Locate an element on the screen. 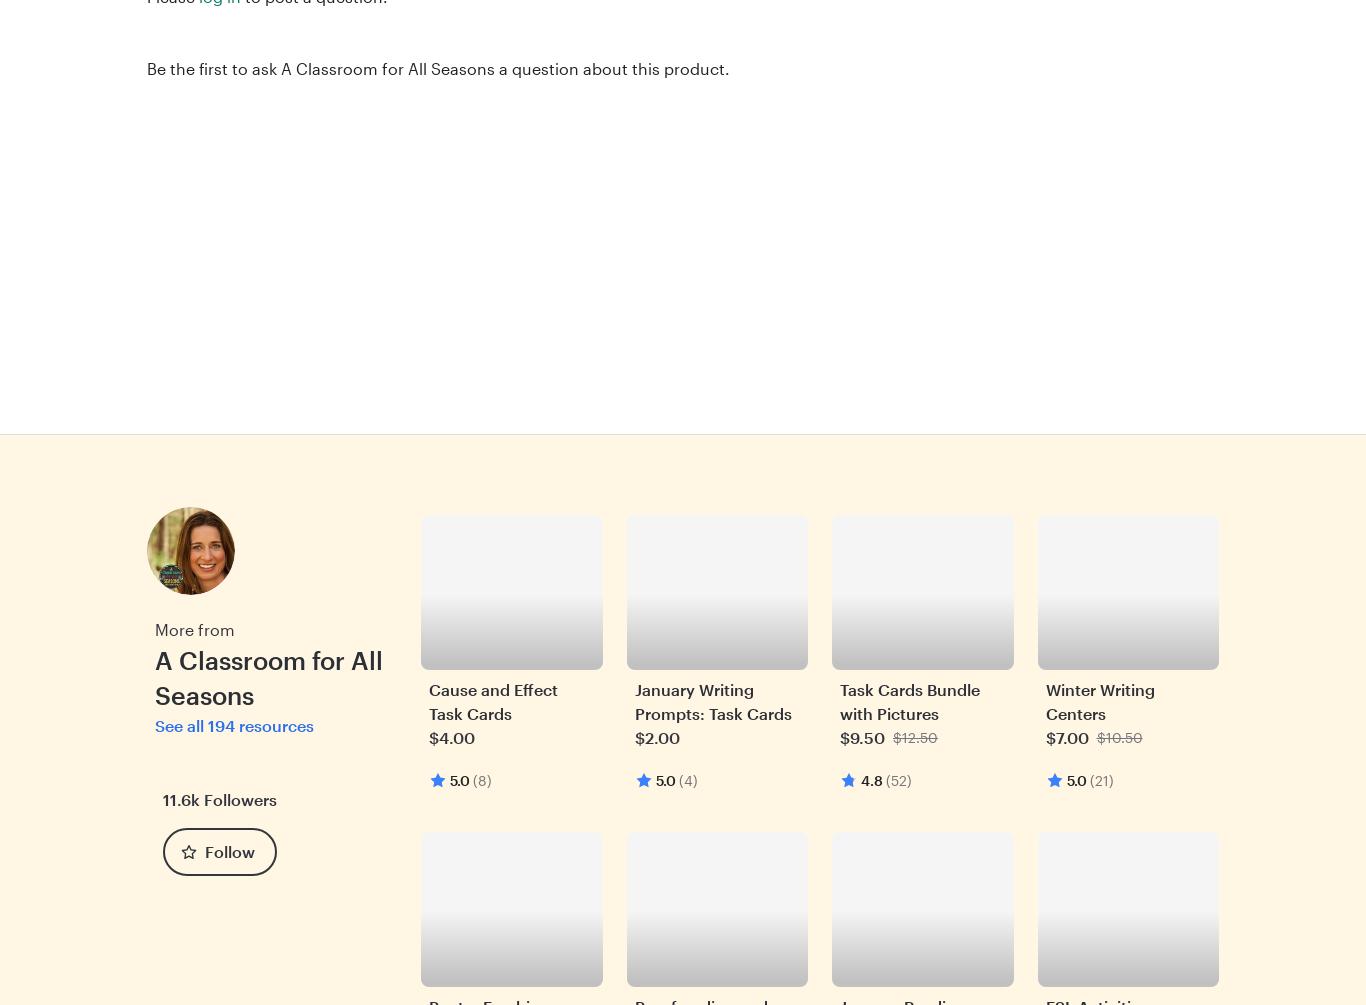 Image resolution: width=1366 pixels, height=1005 pixels. '$9.50' is located at coordinates (861, 736).